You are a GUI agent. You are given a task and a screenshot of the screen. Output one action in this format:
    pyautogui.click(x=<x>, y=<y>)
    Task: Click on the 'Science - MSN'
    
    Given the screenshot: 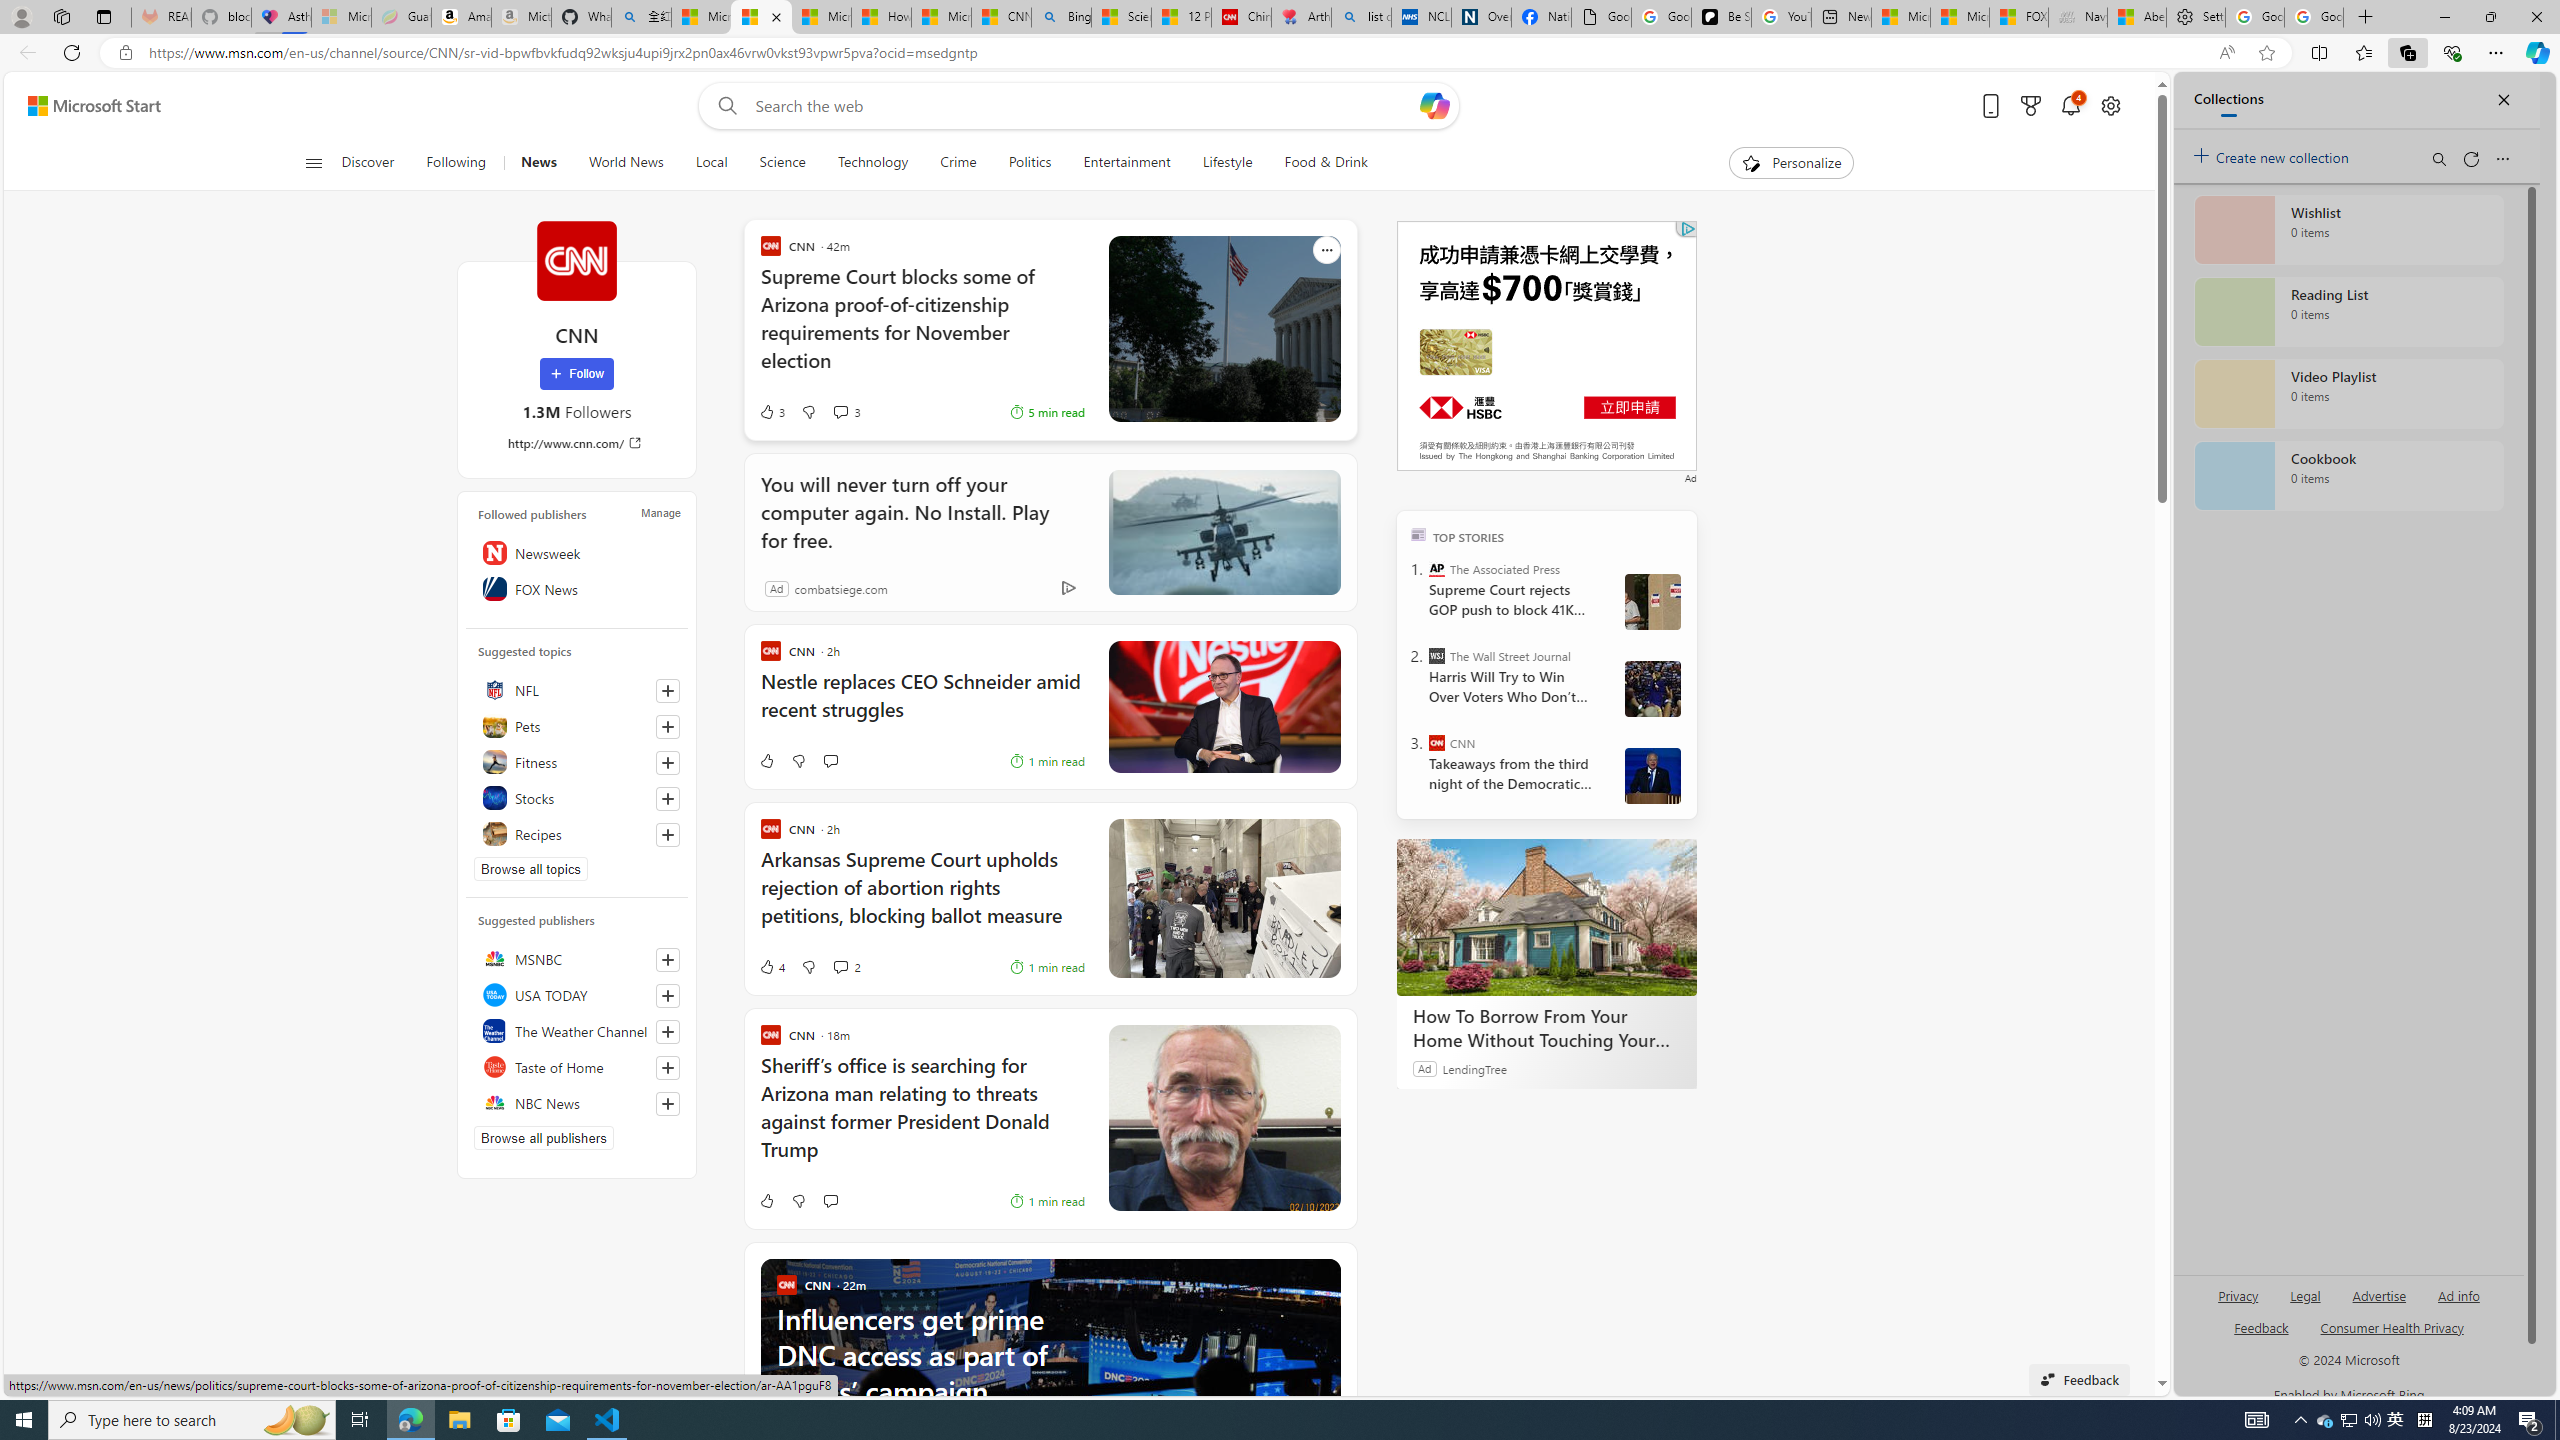 What is the action you would take?
    pyautogui.click(x=1121, y=16)
    